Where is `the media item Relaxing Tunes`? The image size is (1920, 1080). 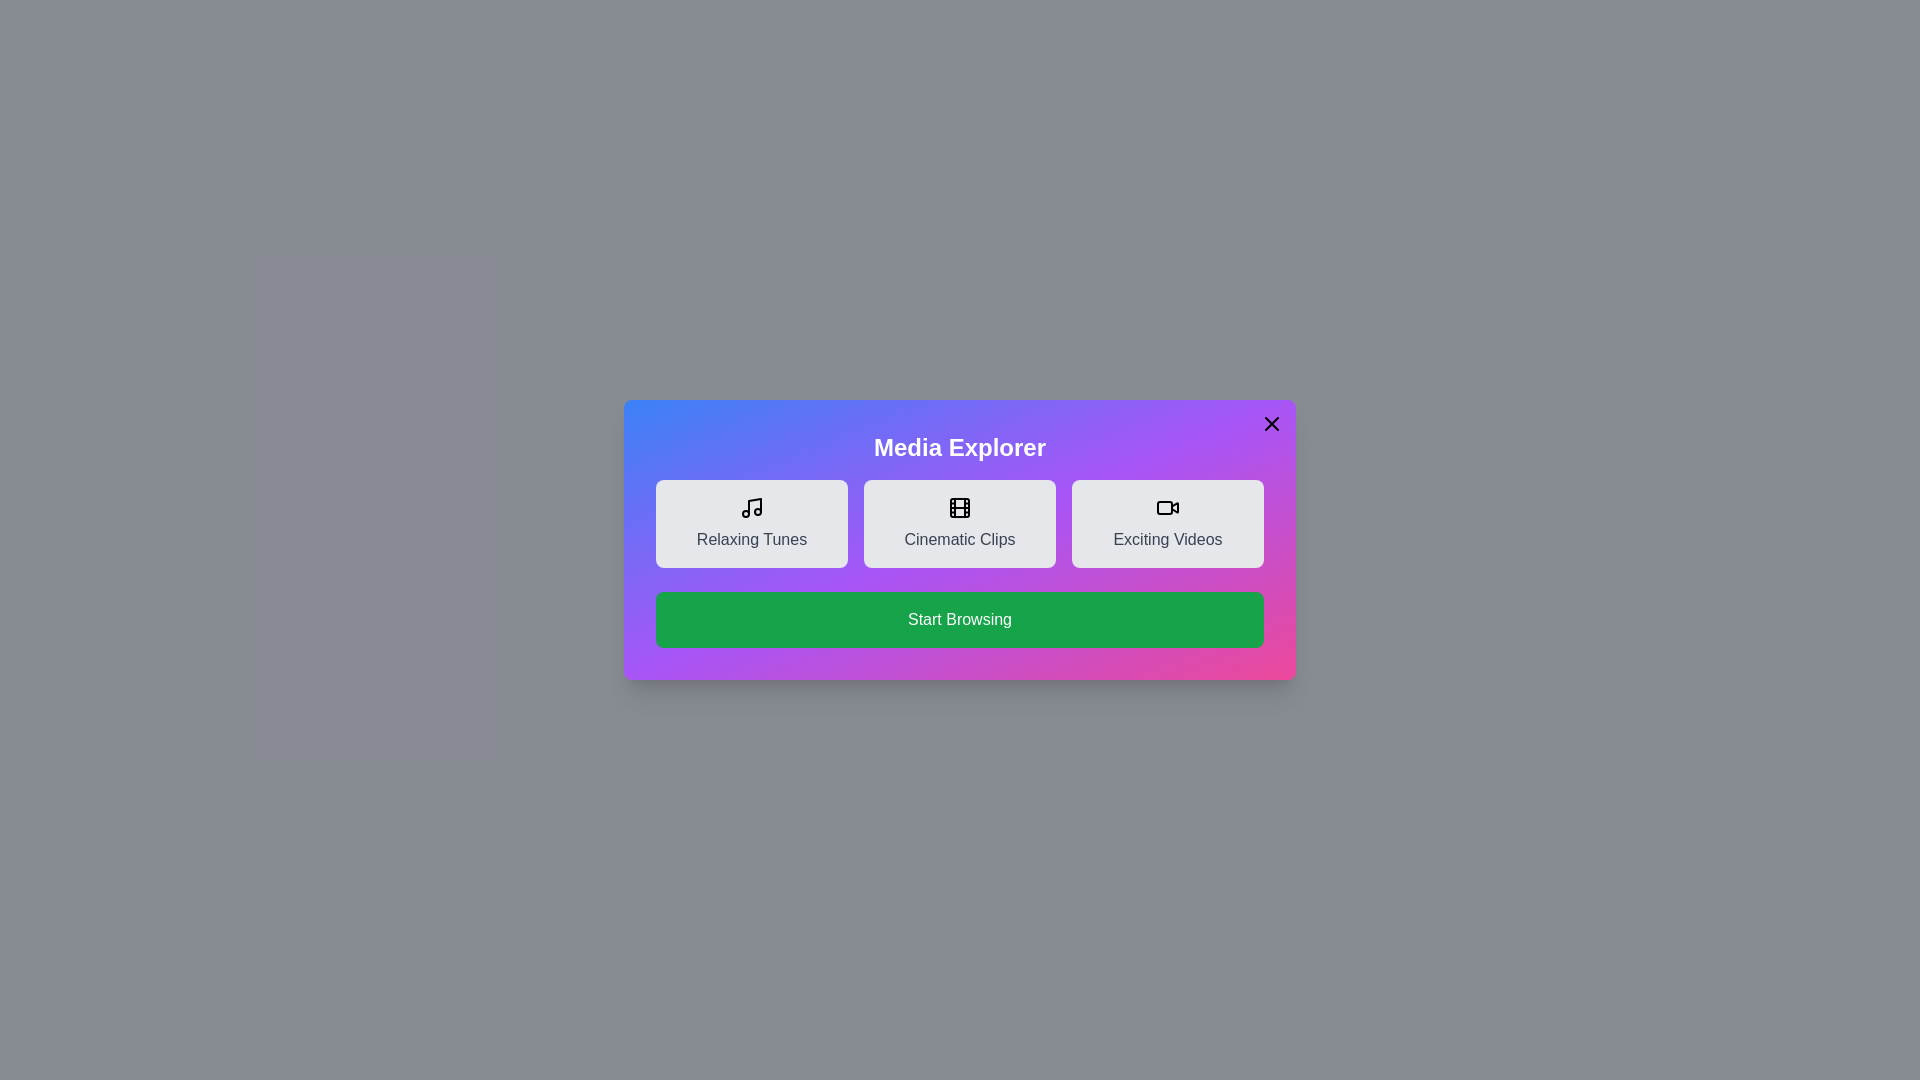
the media item Relaxing Tunes is located at coordinates (751, 523).